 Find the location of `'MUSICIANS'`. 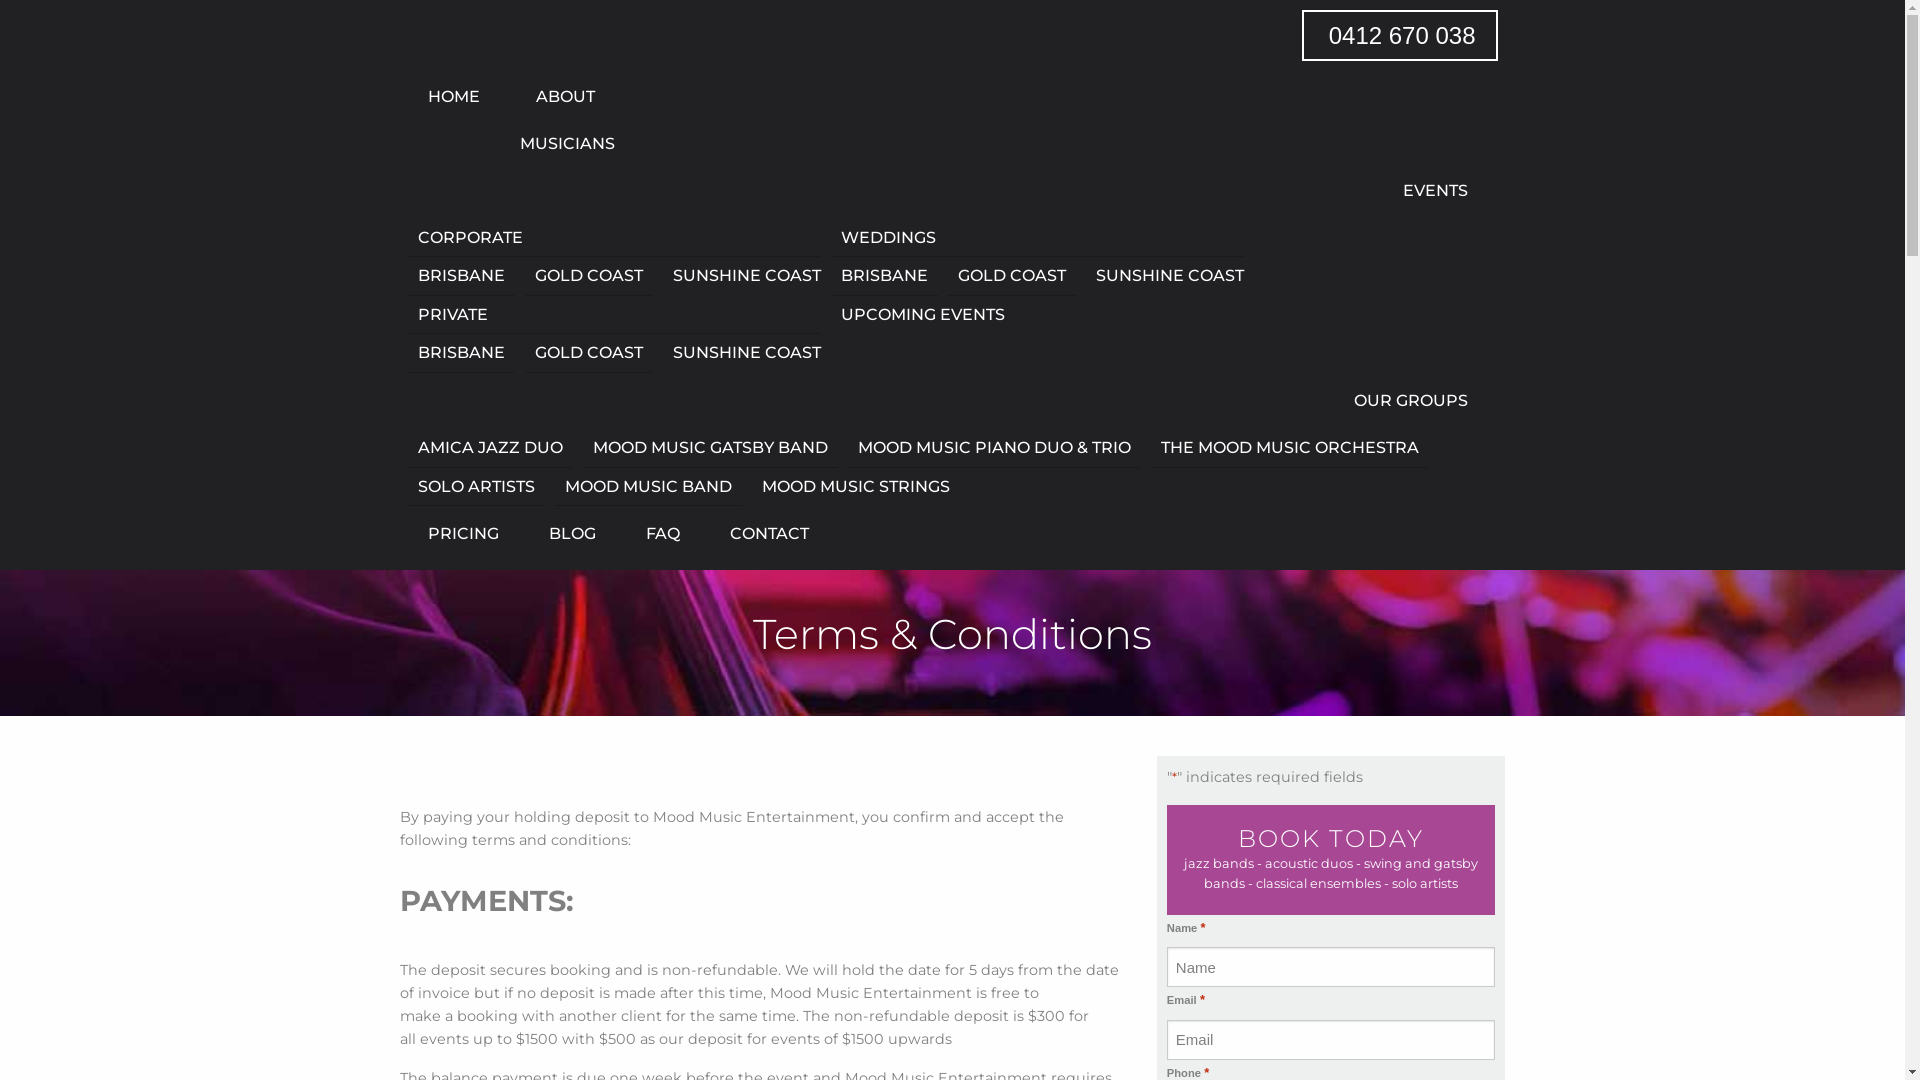

'MUSICIANS' is located at coordinates (509, 142).